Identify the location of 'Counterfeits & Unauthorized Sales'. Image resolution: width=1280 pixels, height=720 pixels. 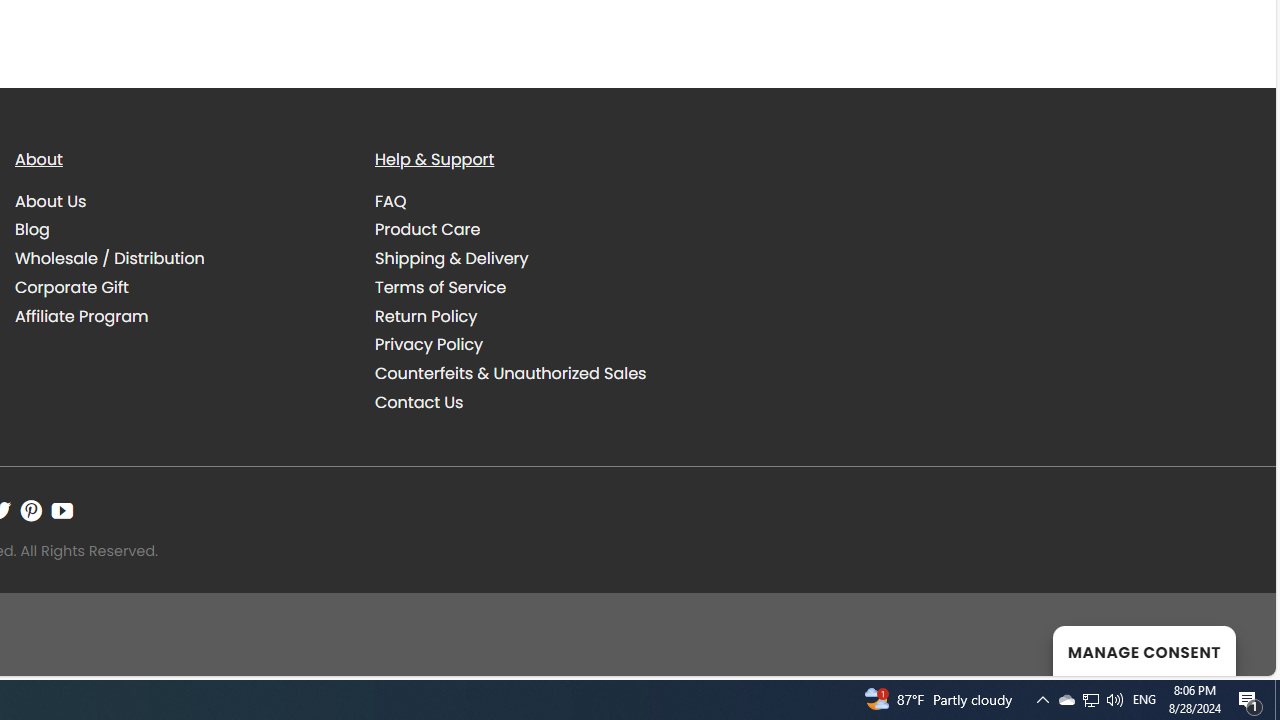
(510, 374).